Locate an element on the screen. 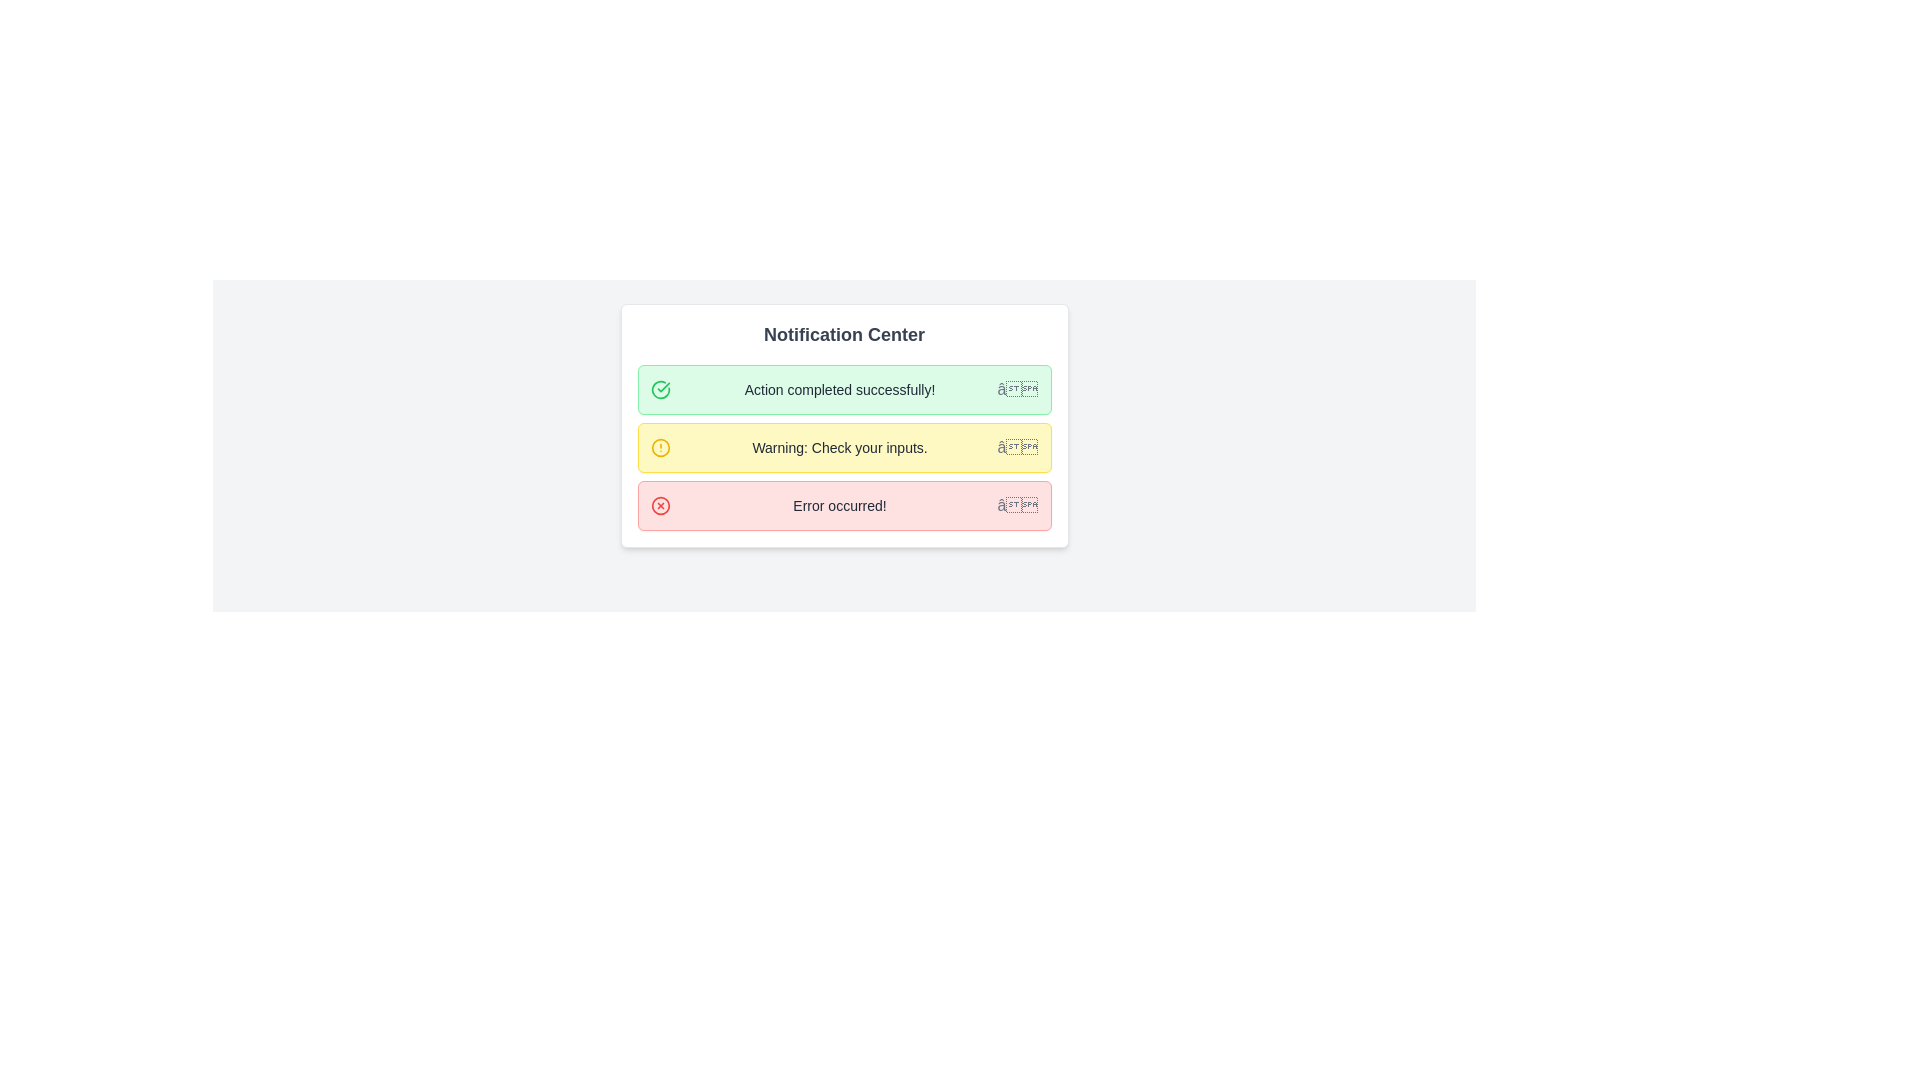  the circular alert icon with a yellow border and fill, located in the middle notification bar of the 'Notification Center', next to the text 'Warning: Check your inputs.' is located at coordinates (660, 446).